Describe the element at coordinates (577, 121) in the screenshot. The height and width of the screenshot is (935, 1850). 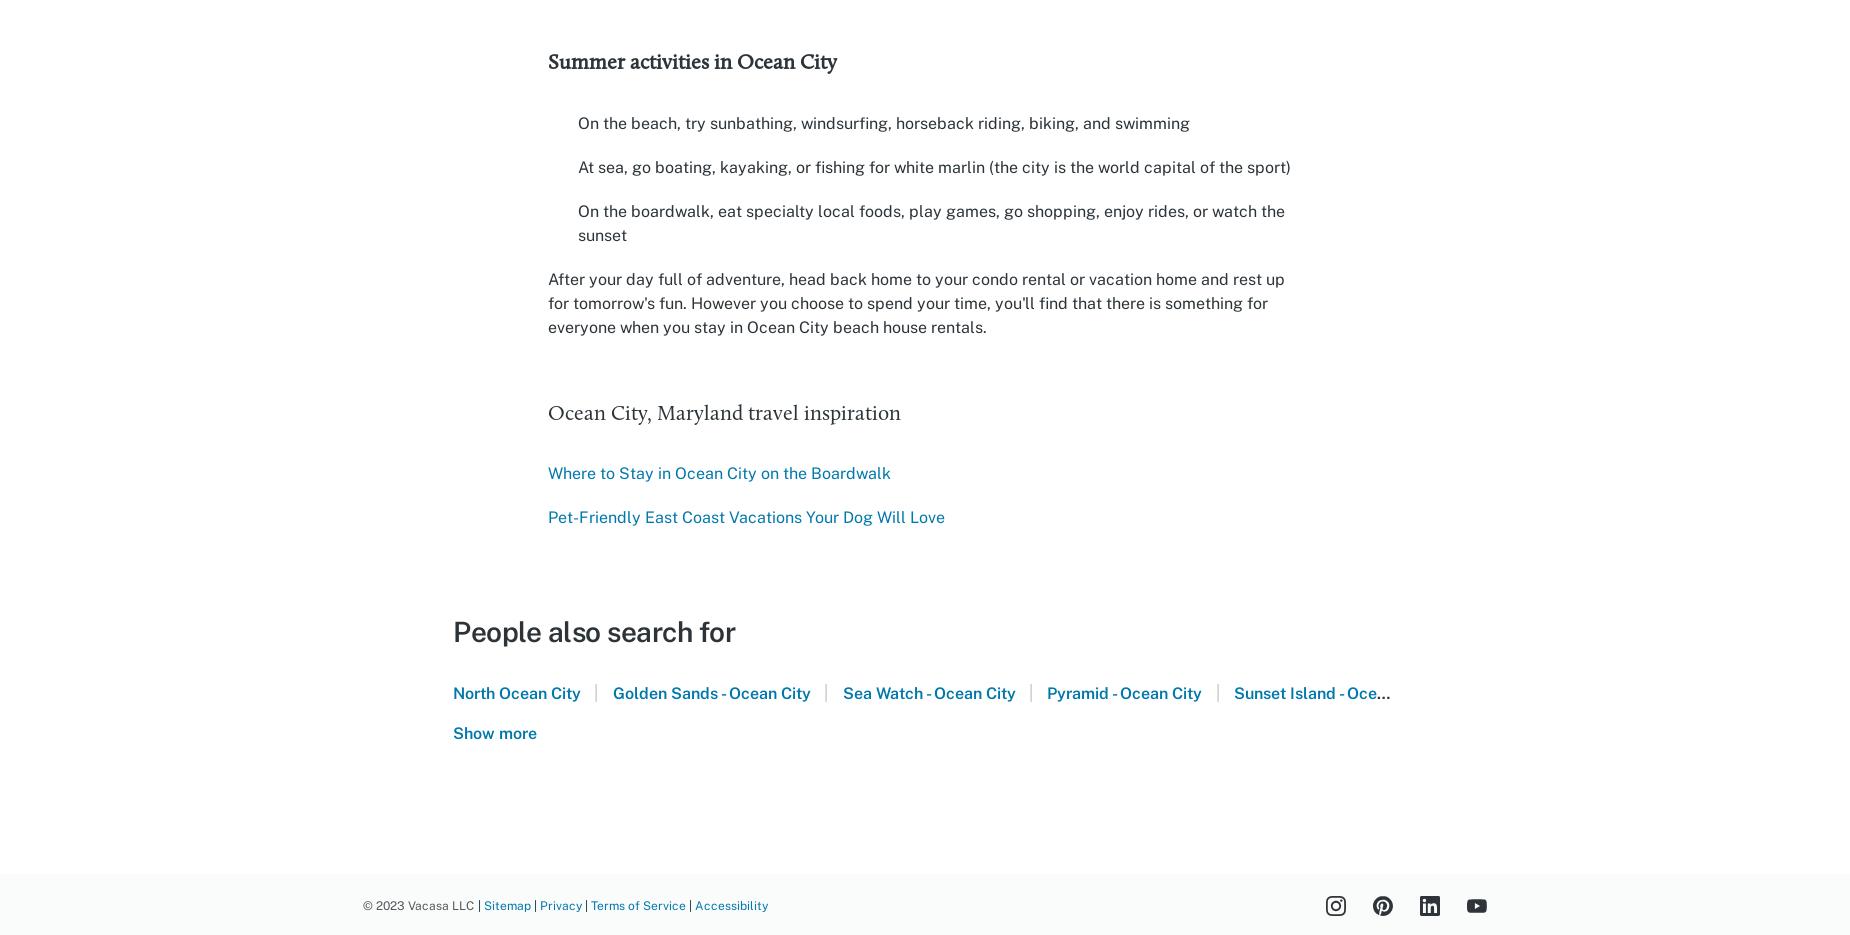
I see `'On the beach, try sunbathing, windsurfing, horseback riding, biking, and swimming'` at that location.